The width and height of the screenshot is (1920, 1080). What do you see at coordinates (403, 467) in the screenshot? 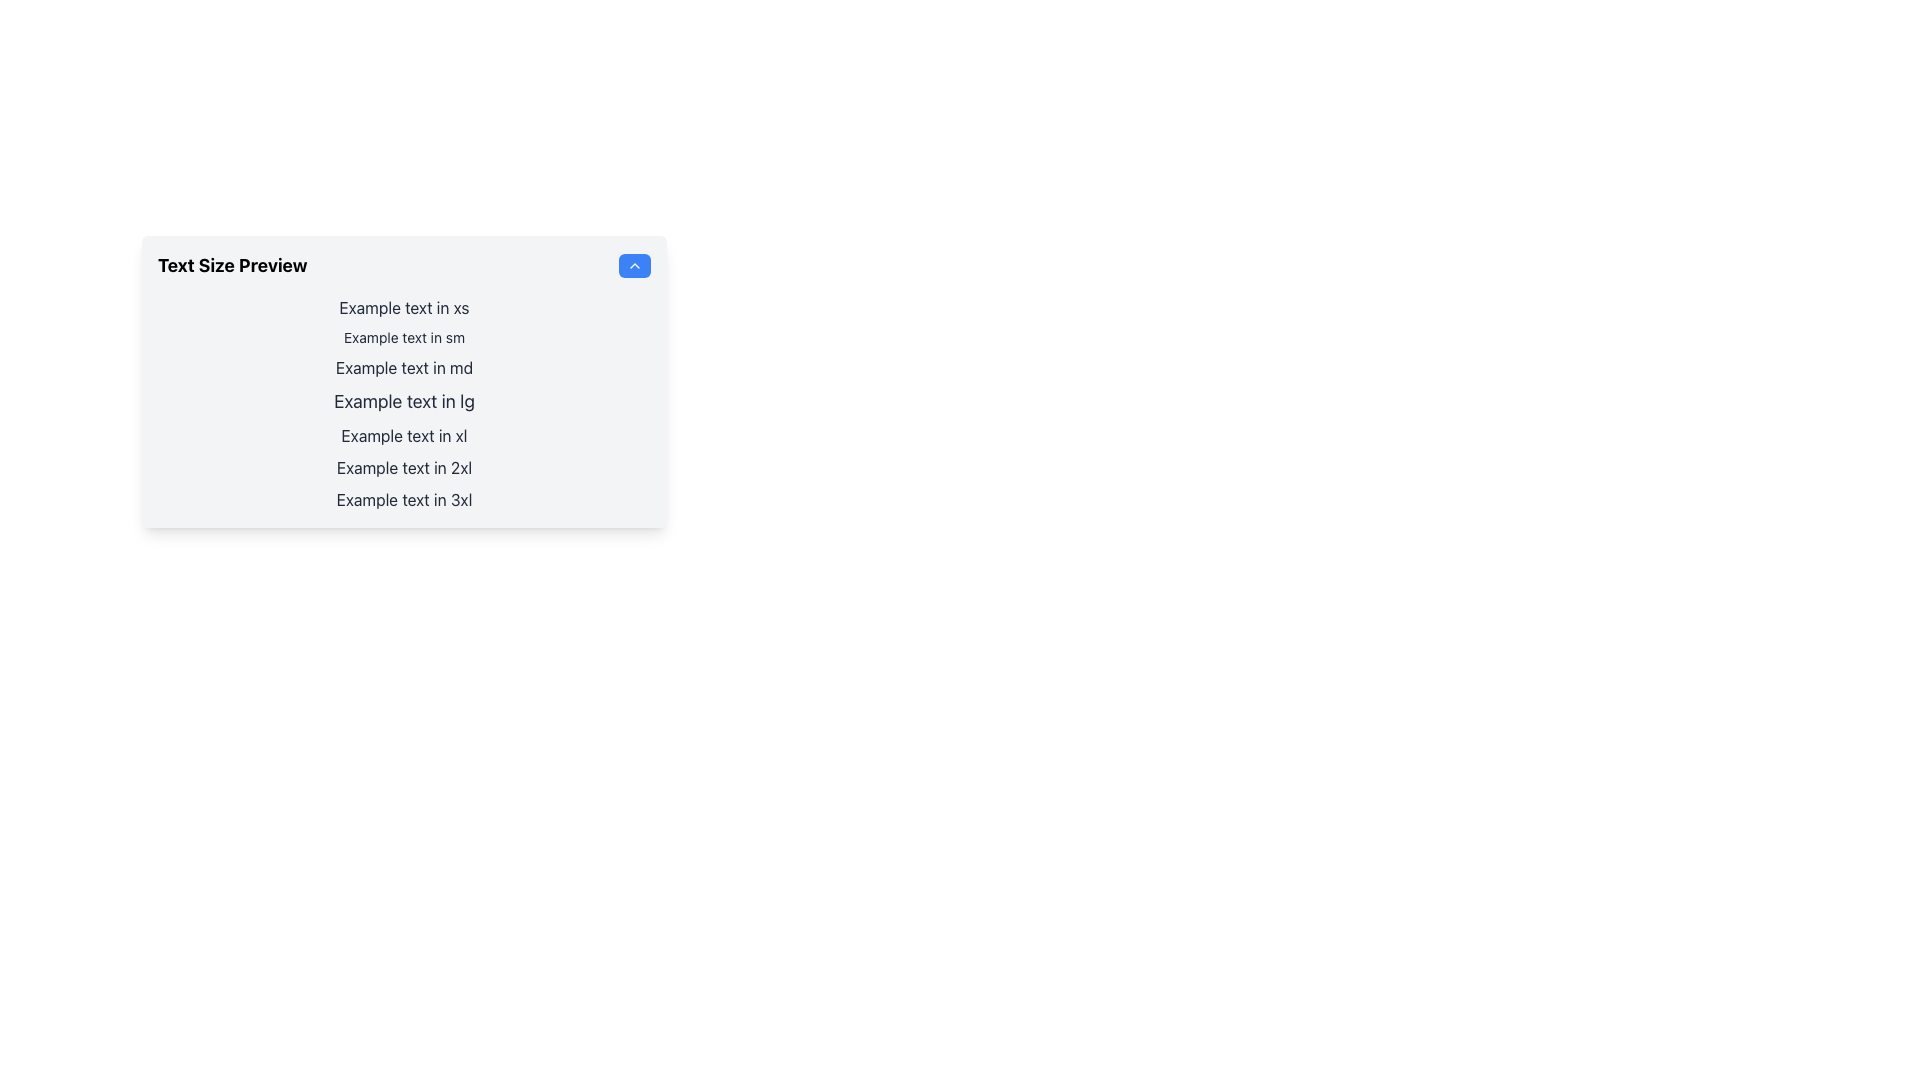
I see `the text element that displays 'Example text in 2xl', which is the sixth item in the 'Text Size Preview' list, positioned between 'Example text in xl' and 'Example text in 3xl'` at bounding box center [403, 467].